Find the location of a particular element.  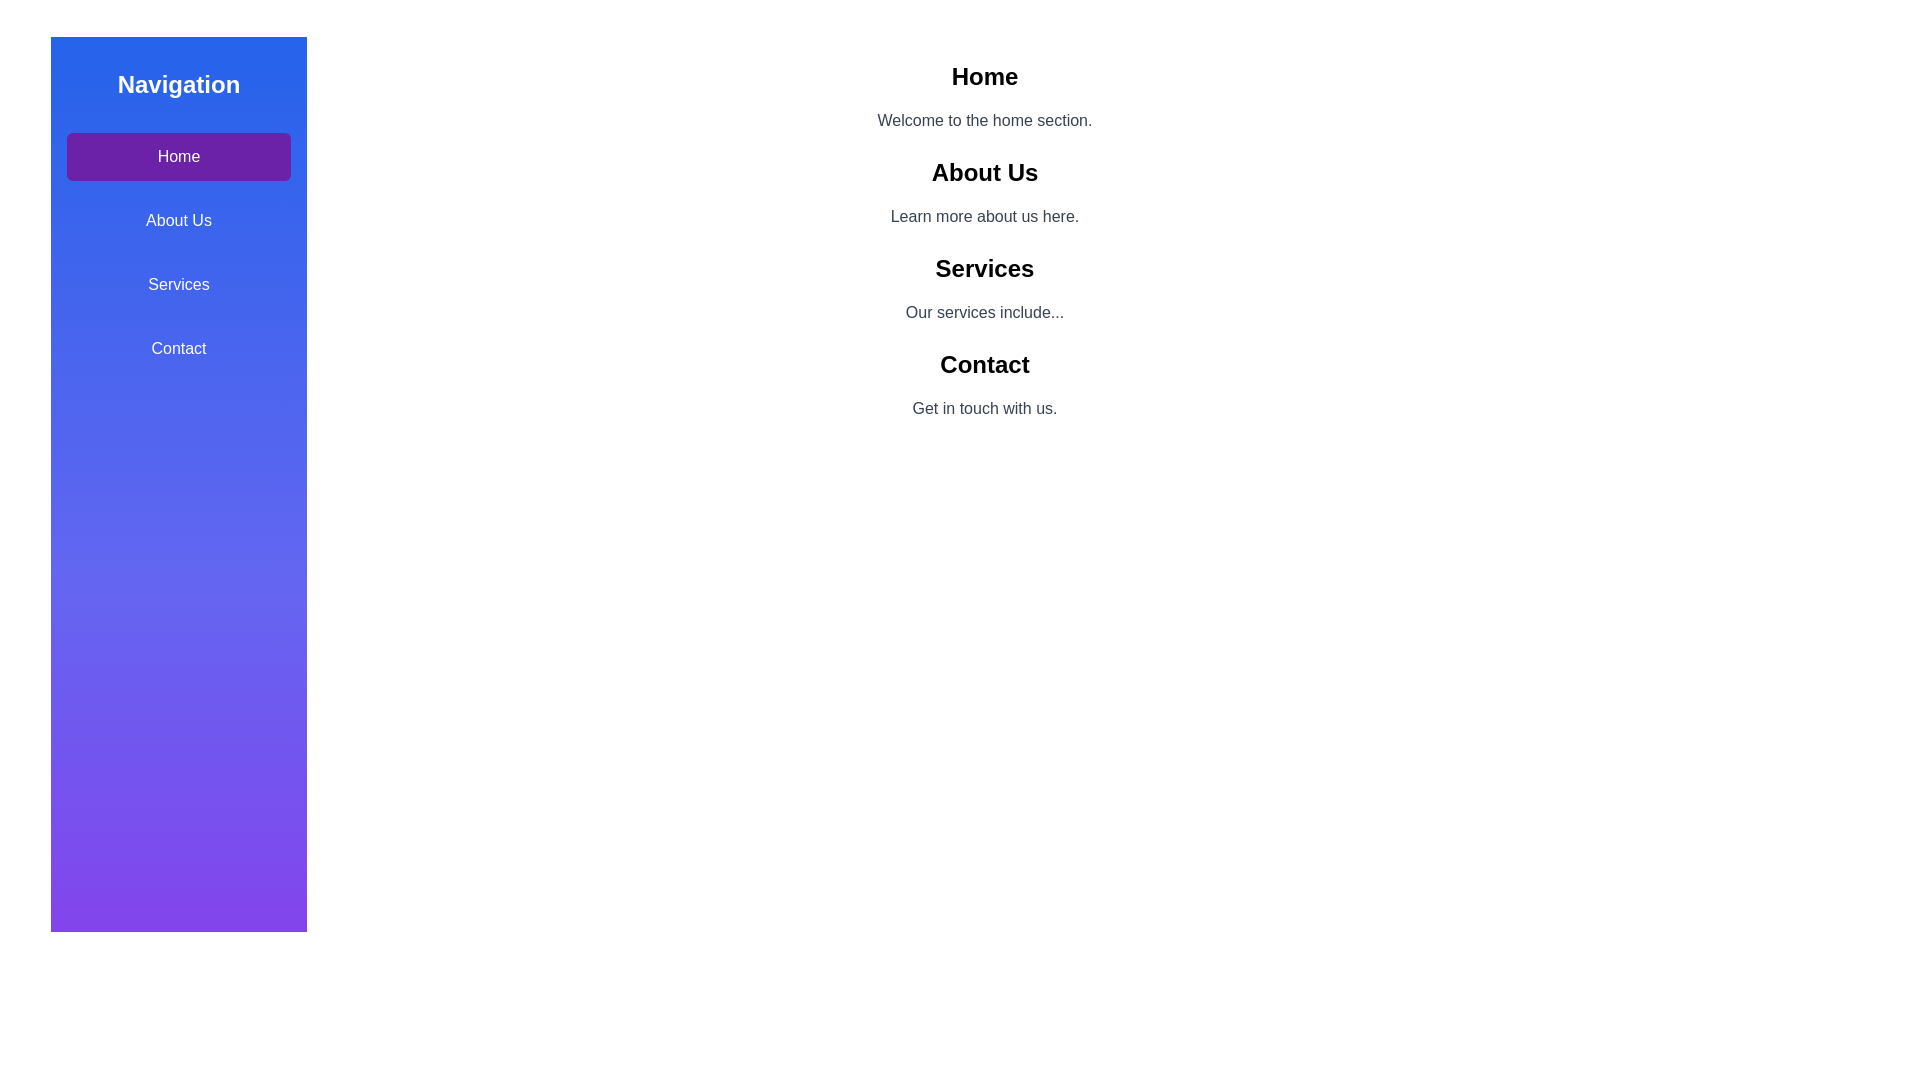

the 'About Us' button, which is a rounded clickable element with purple background, located in the vertical navigation menu is located at coordinates (178, 220).